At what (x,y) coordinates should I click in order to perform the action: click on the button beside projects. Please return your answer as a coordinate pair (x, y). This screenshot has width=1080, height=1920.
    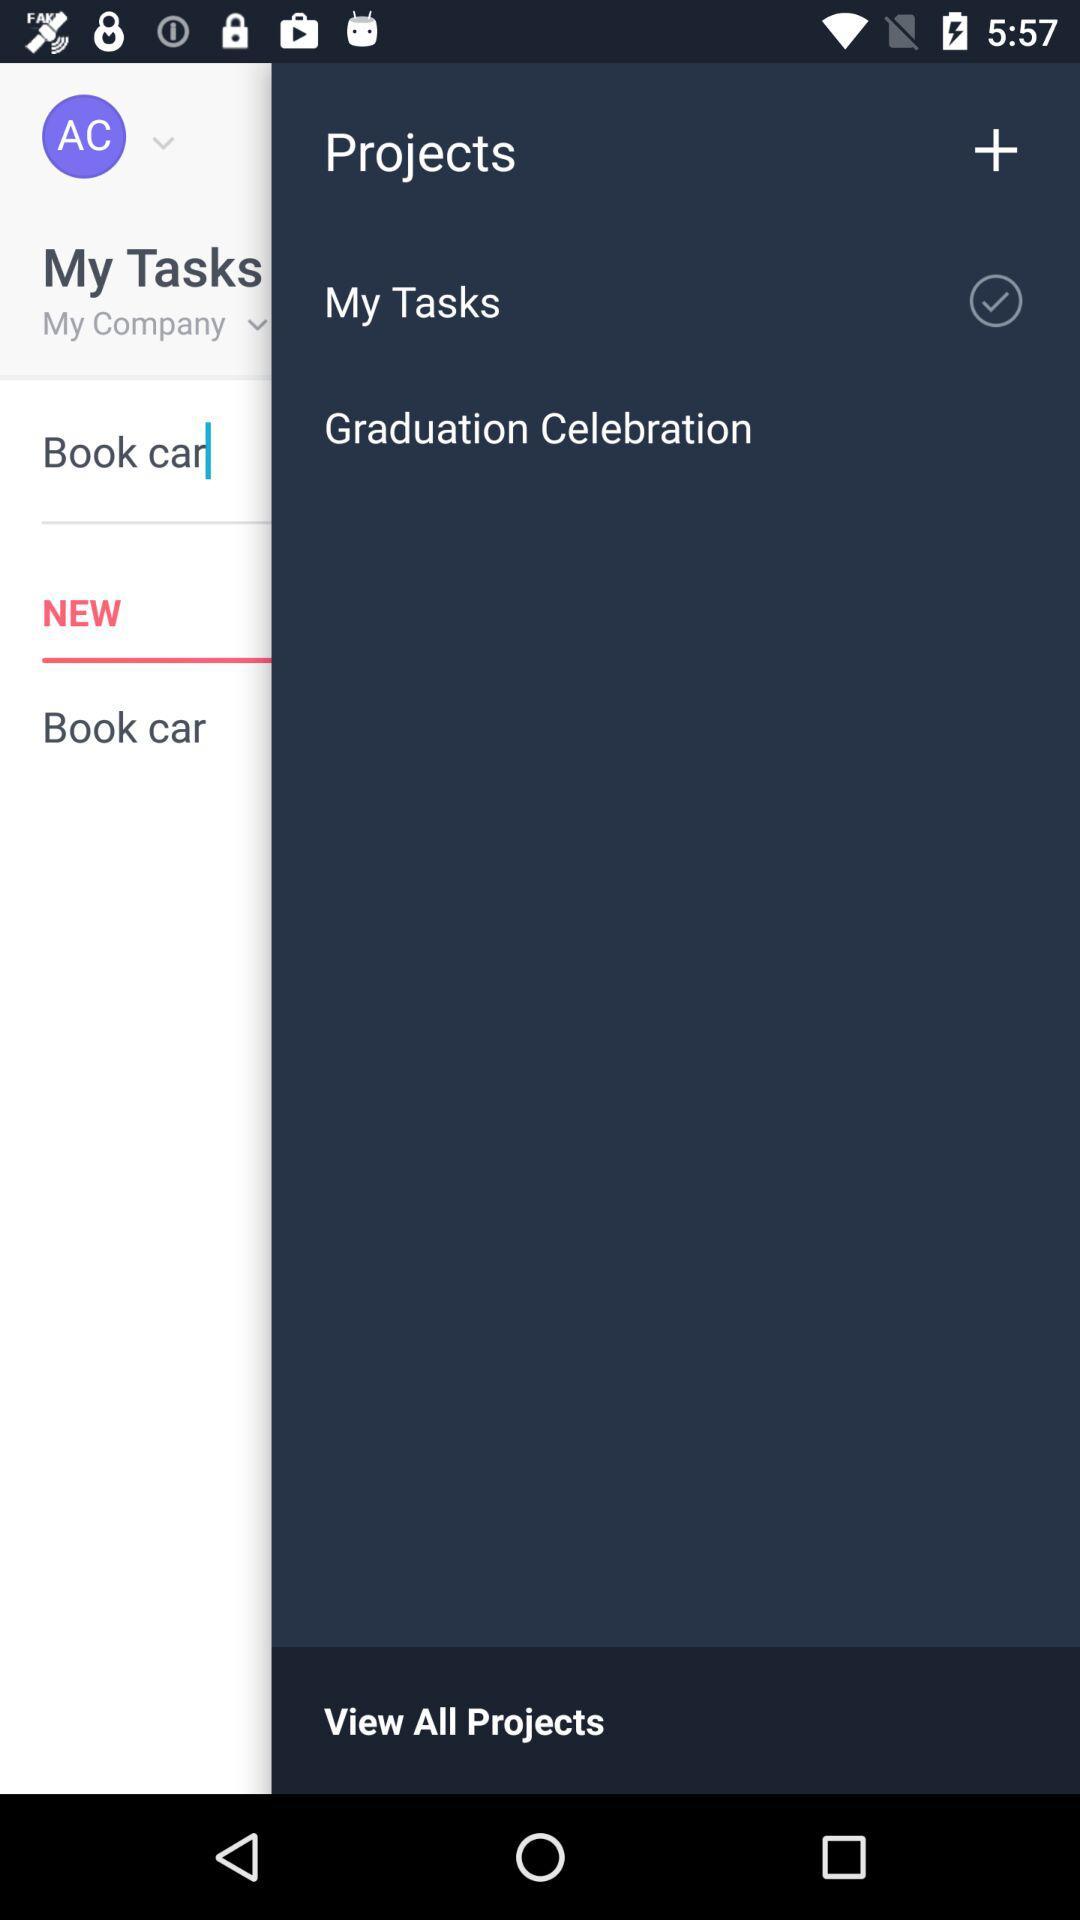
    Looking at the image, I should click on (1006, 136).